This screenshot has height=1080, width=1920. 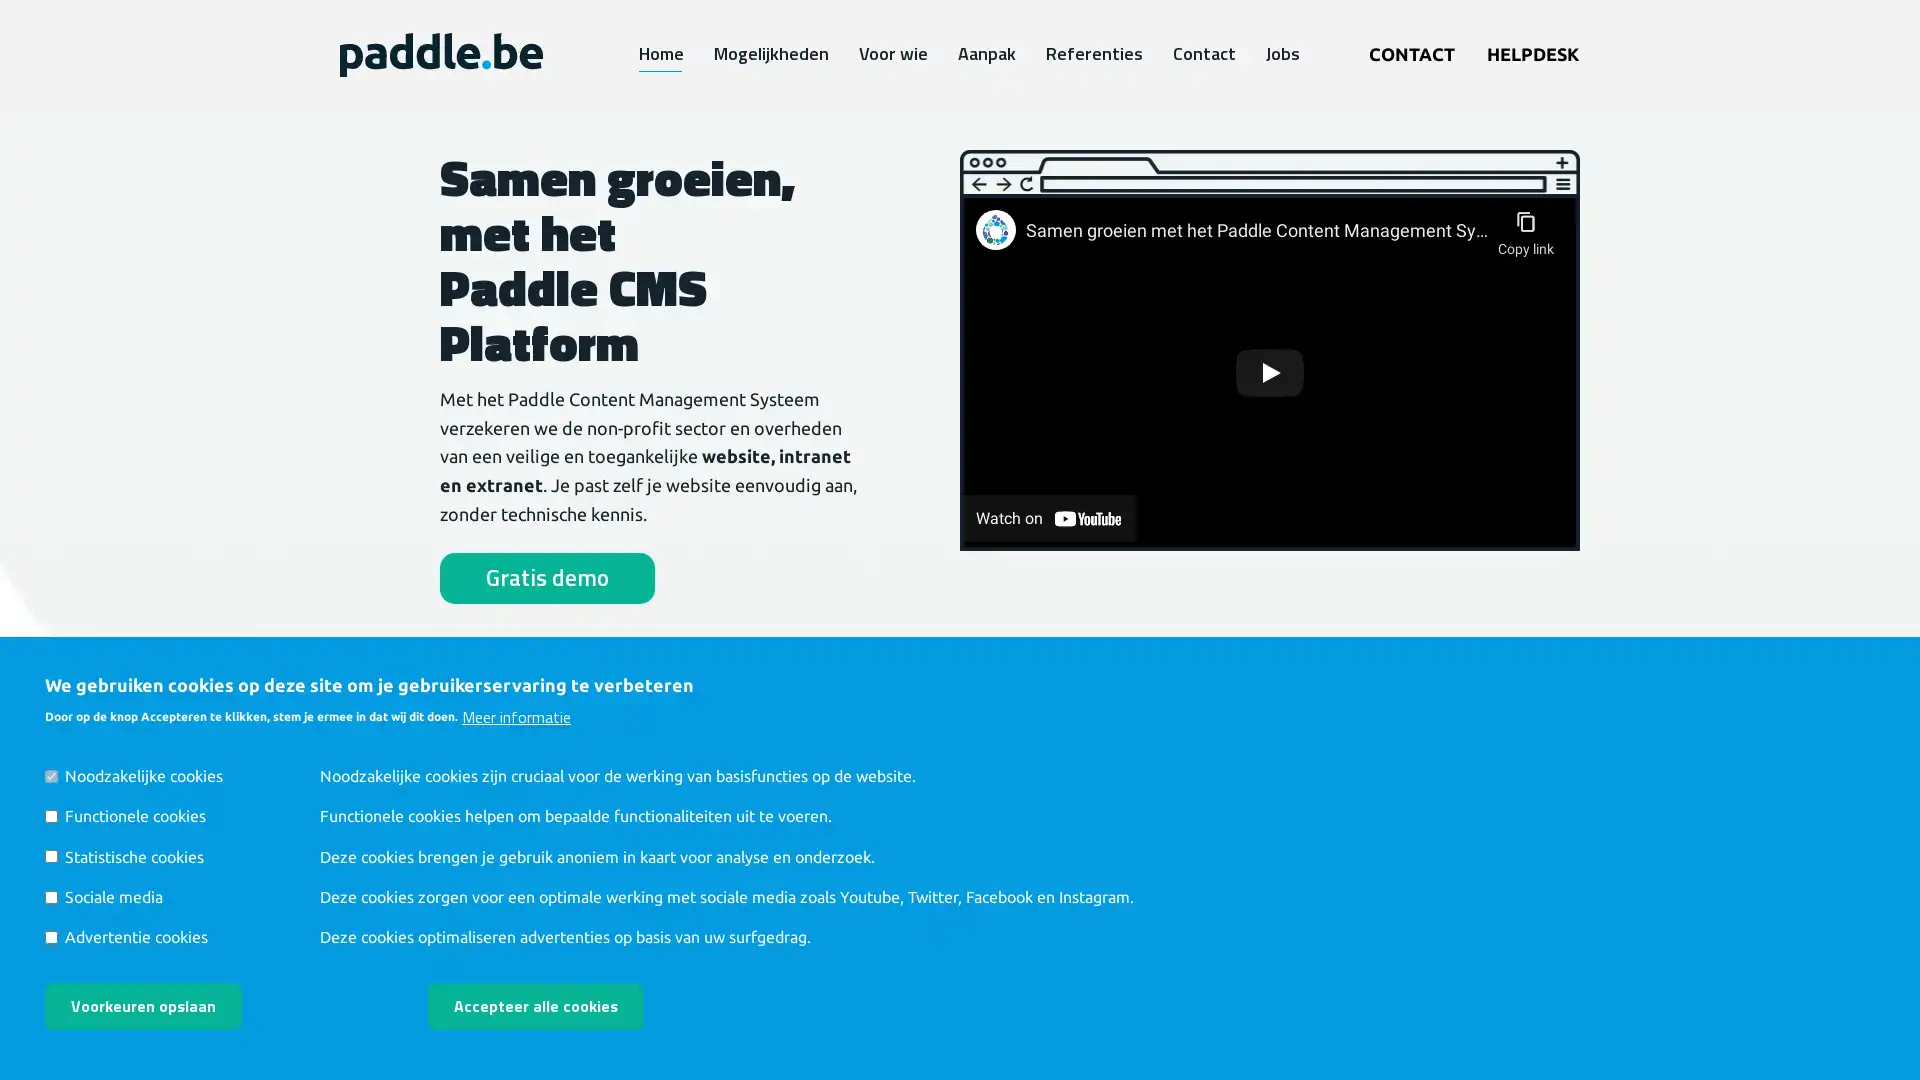 I want to click on Accepteer alle cookies, so click(x=536, y=1006).